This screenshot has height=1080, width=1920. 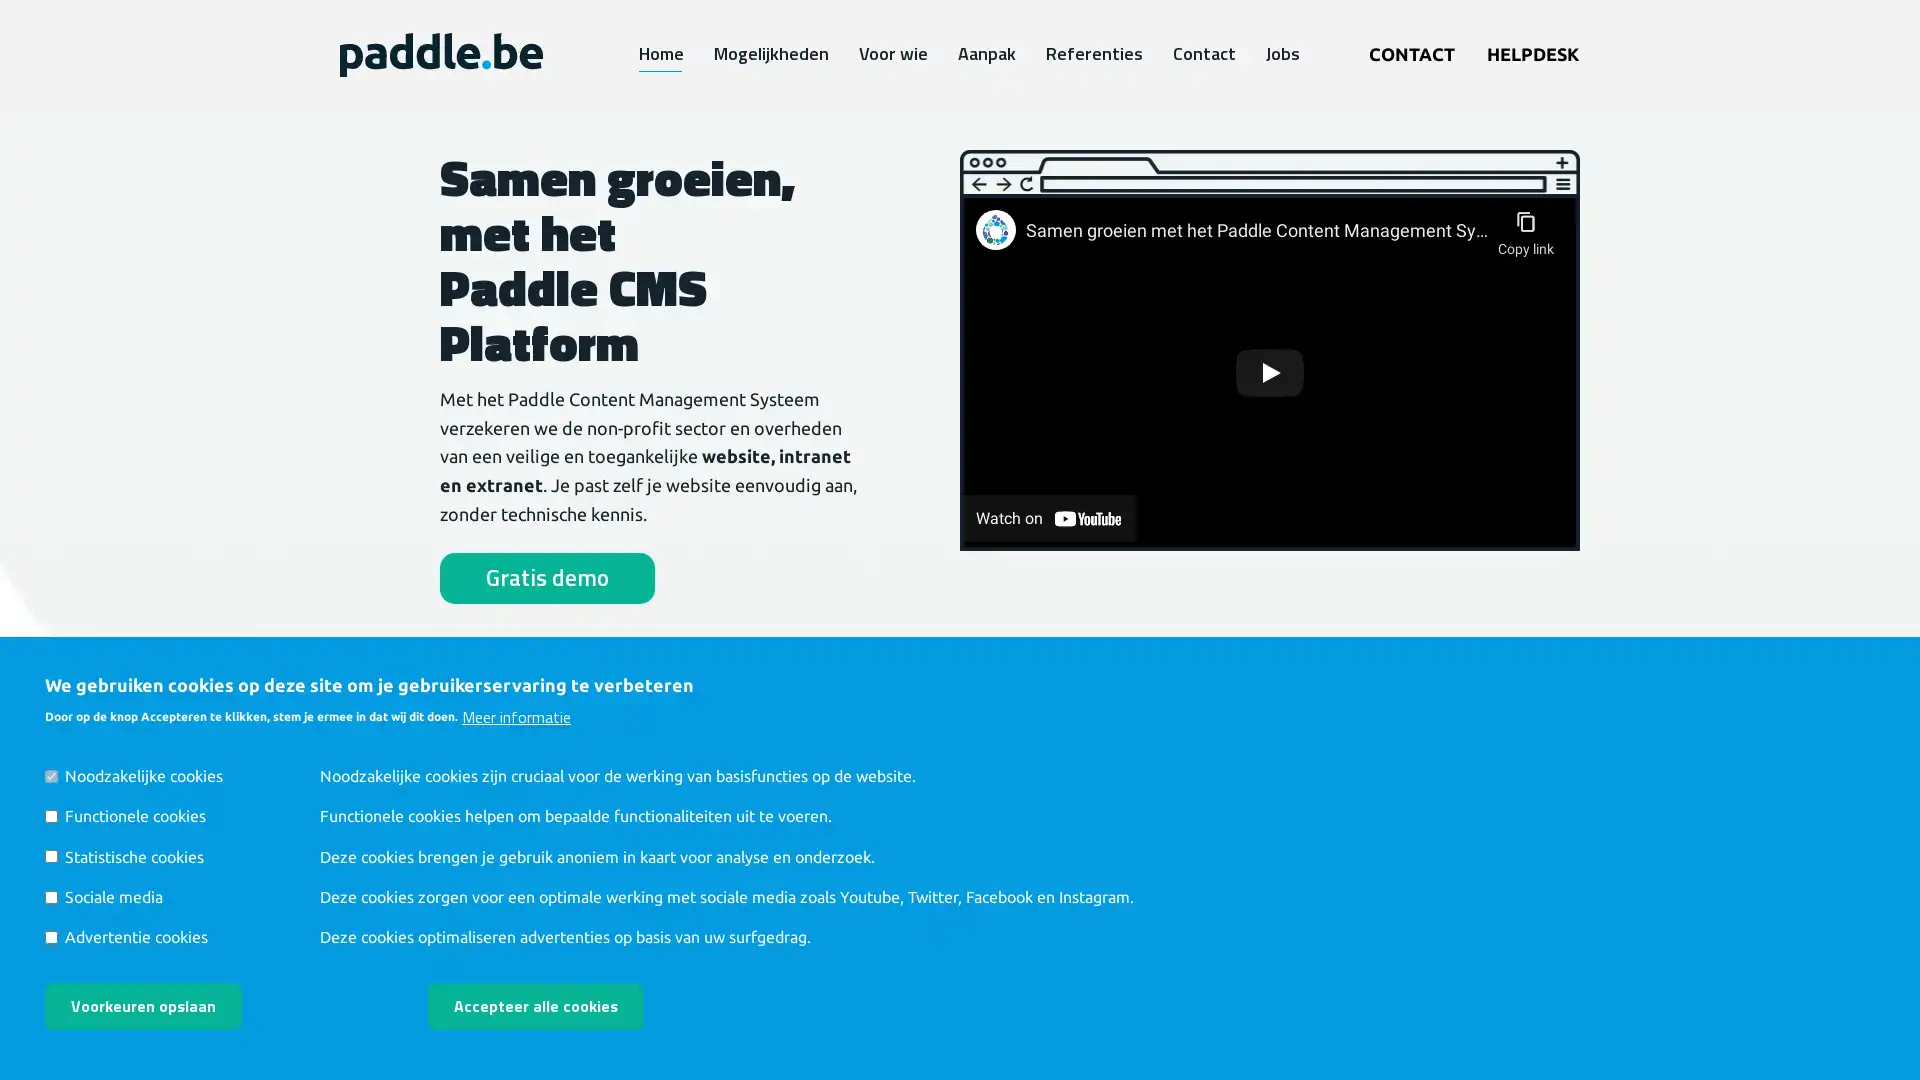 I want to click on Accepteer alle cookies, so click(x=536, y=1006).